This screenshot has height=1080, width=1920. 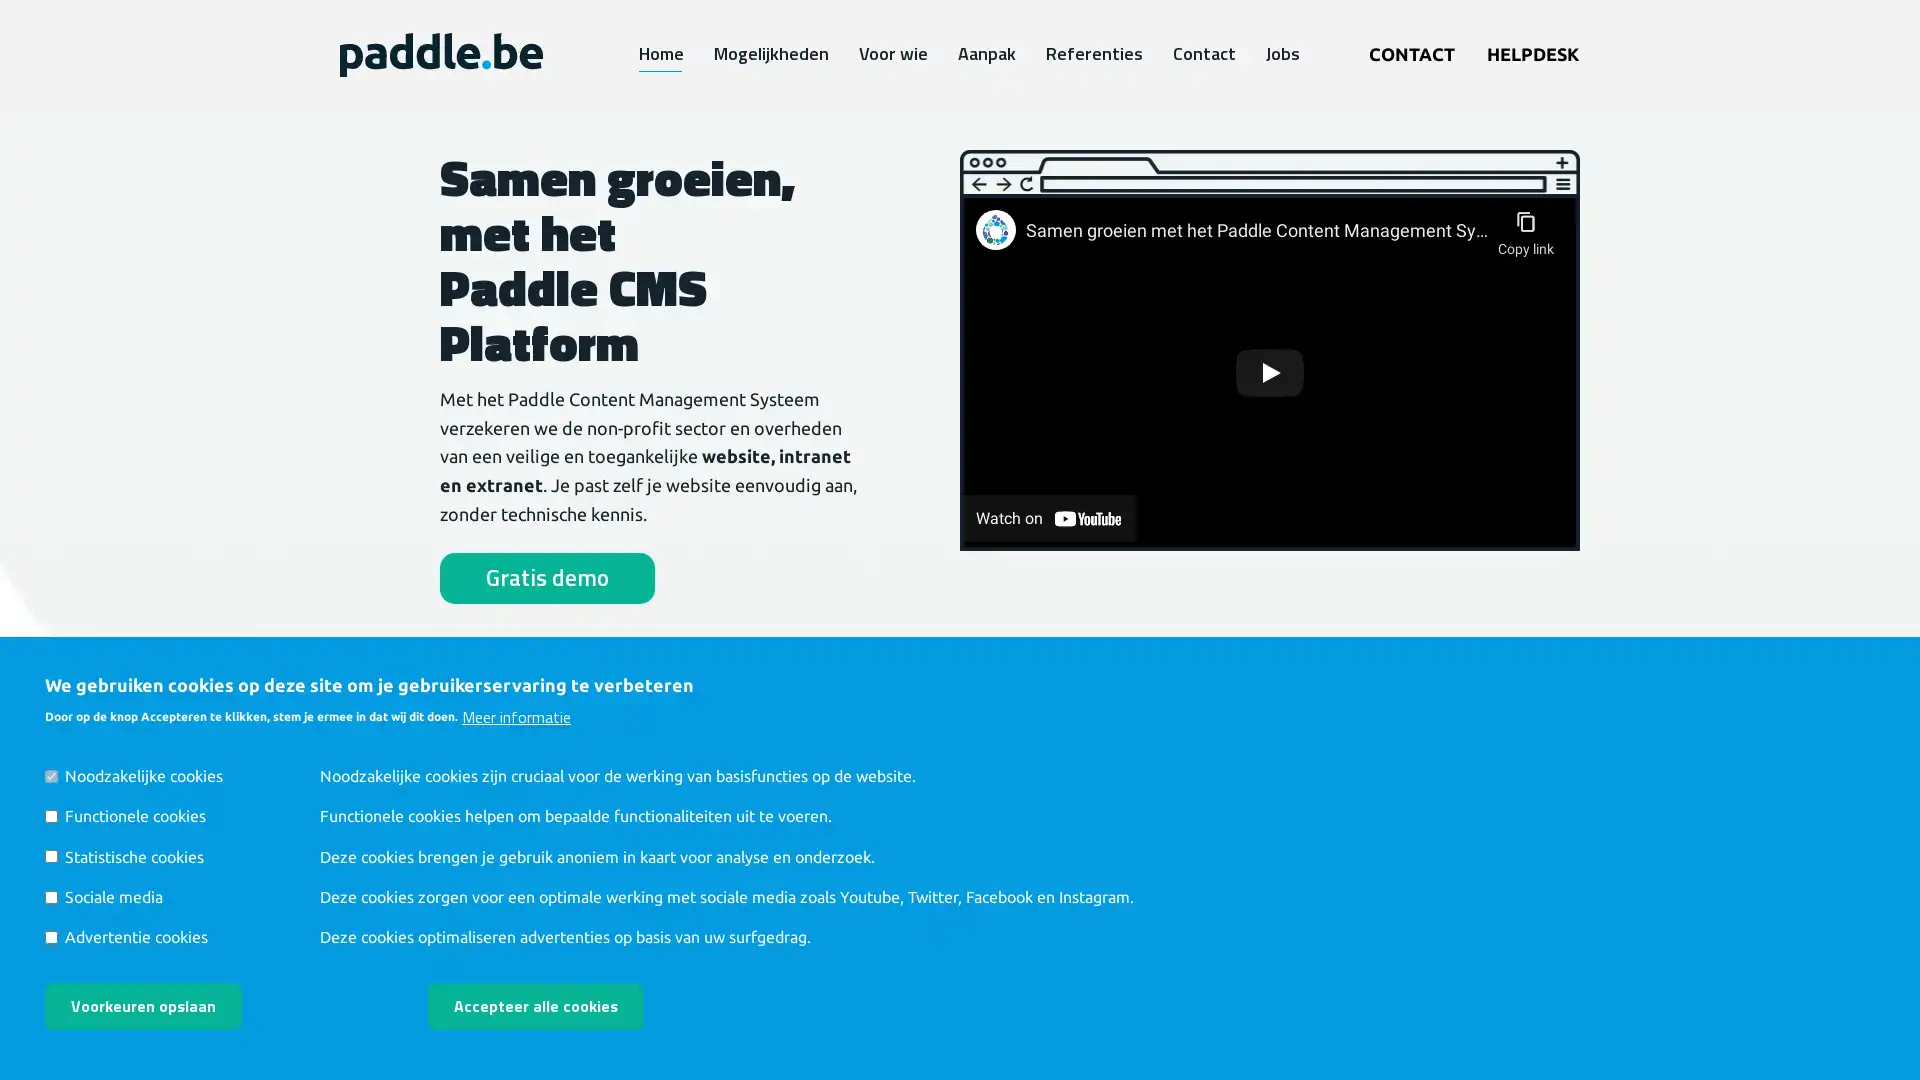 I want to click on Accepteer alle cookies, so click(x=536, y=1006).